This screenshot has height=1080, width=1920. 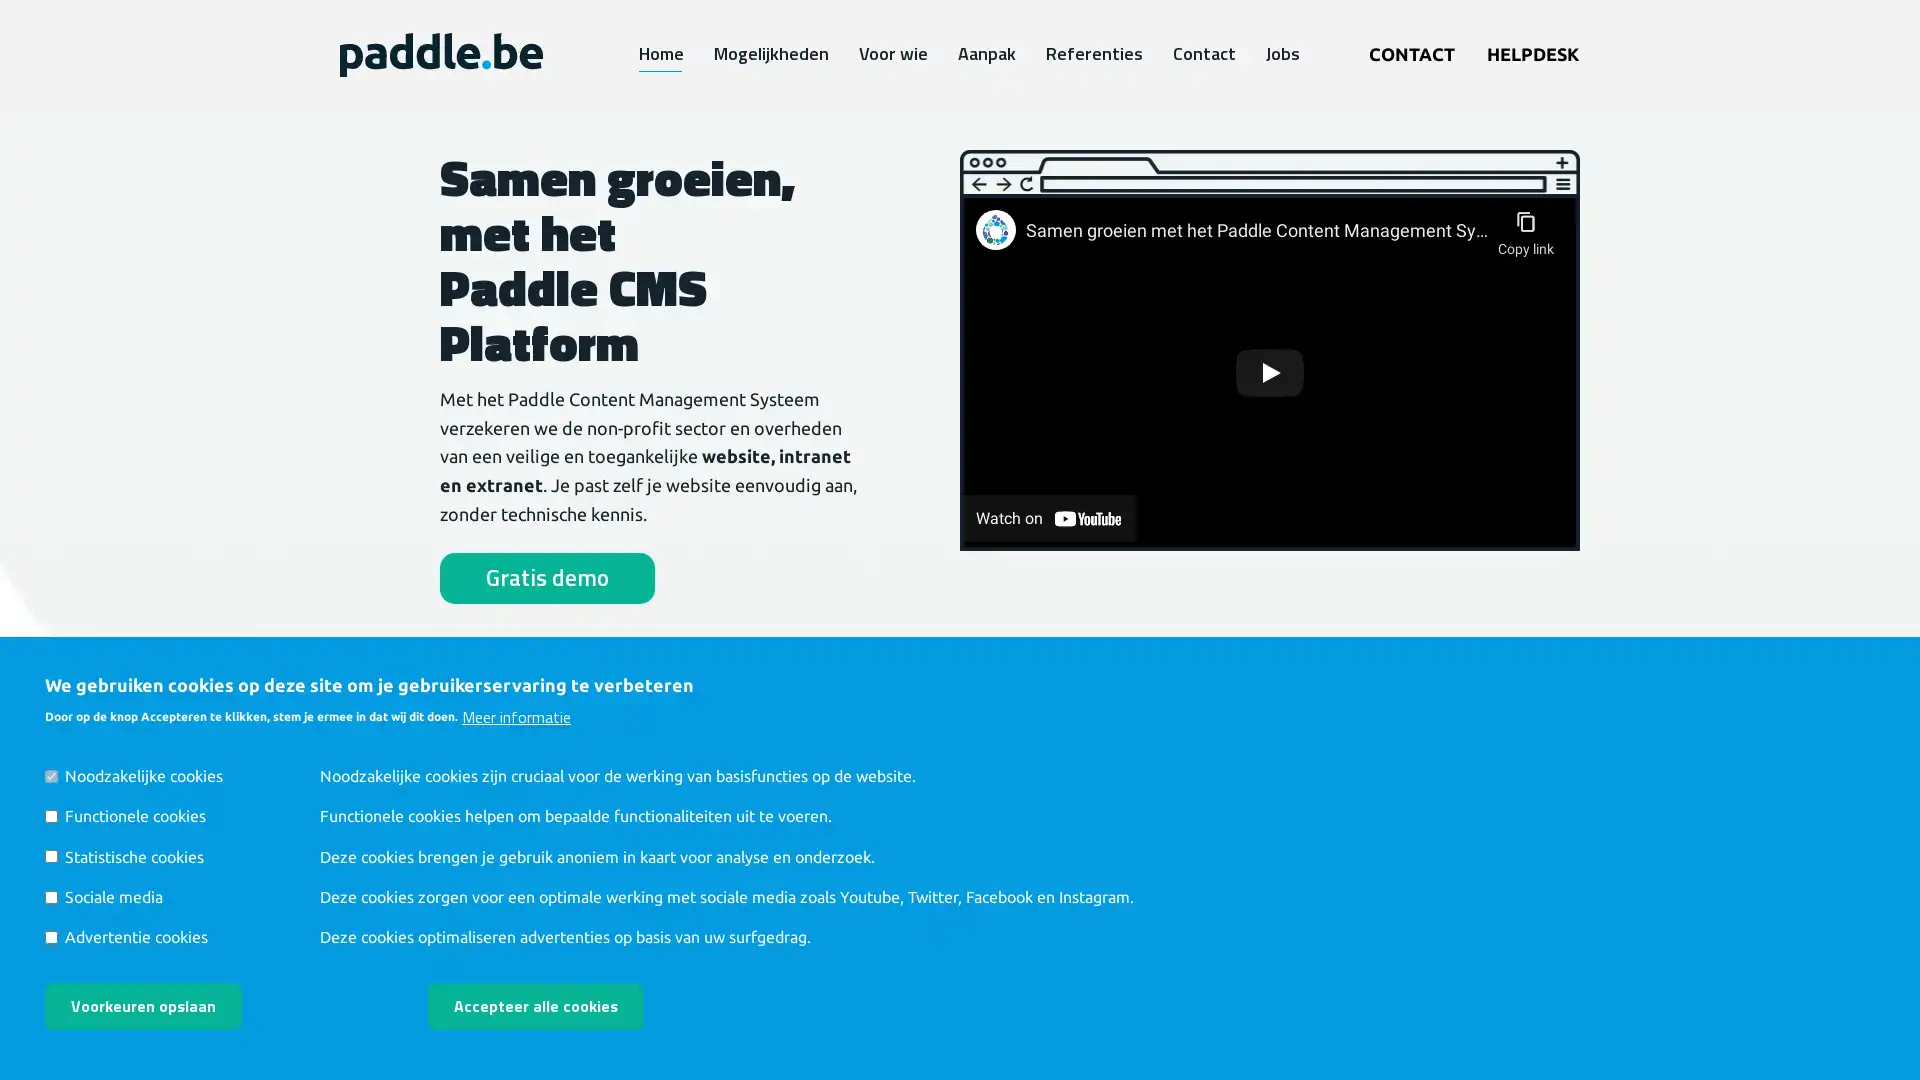 I want to click on Accepteer alle cookies, so click(x=536, y=1006).